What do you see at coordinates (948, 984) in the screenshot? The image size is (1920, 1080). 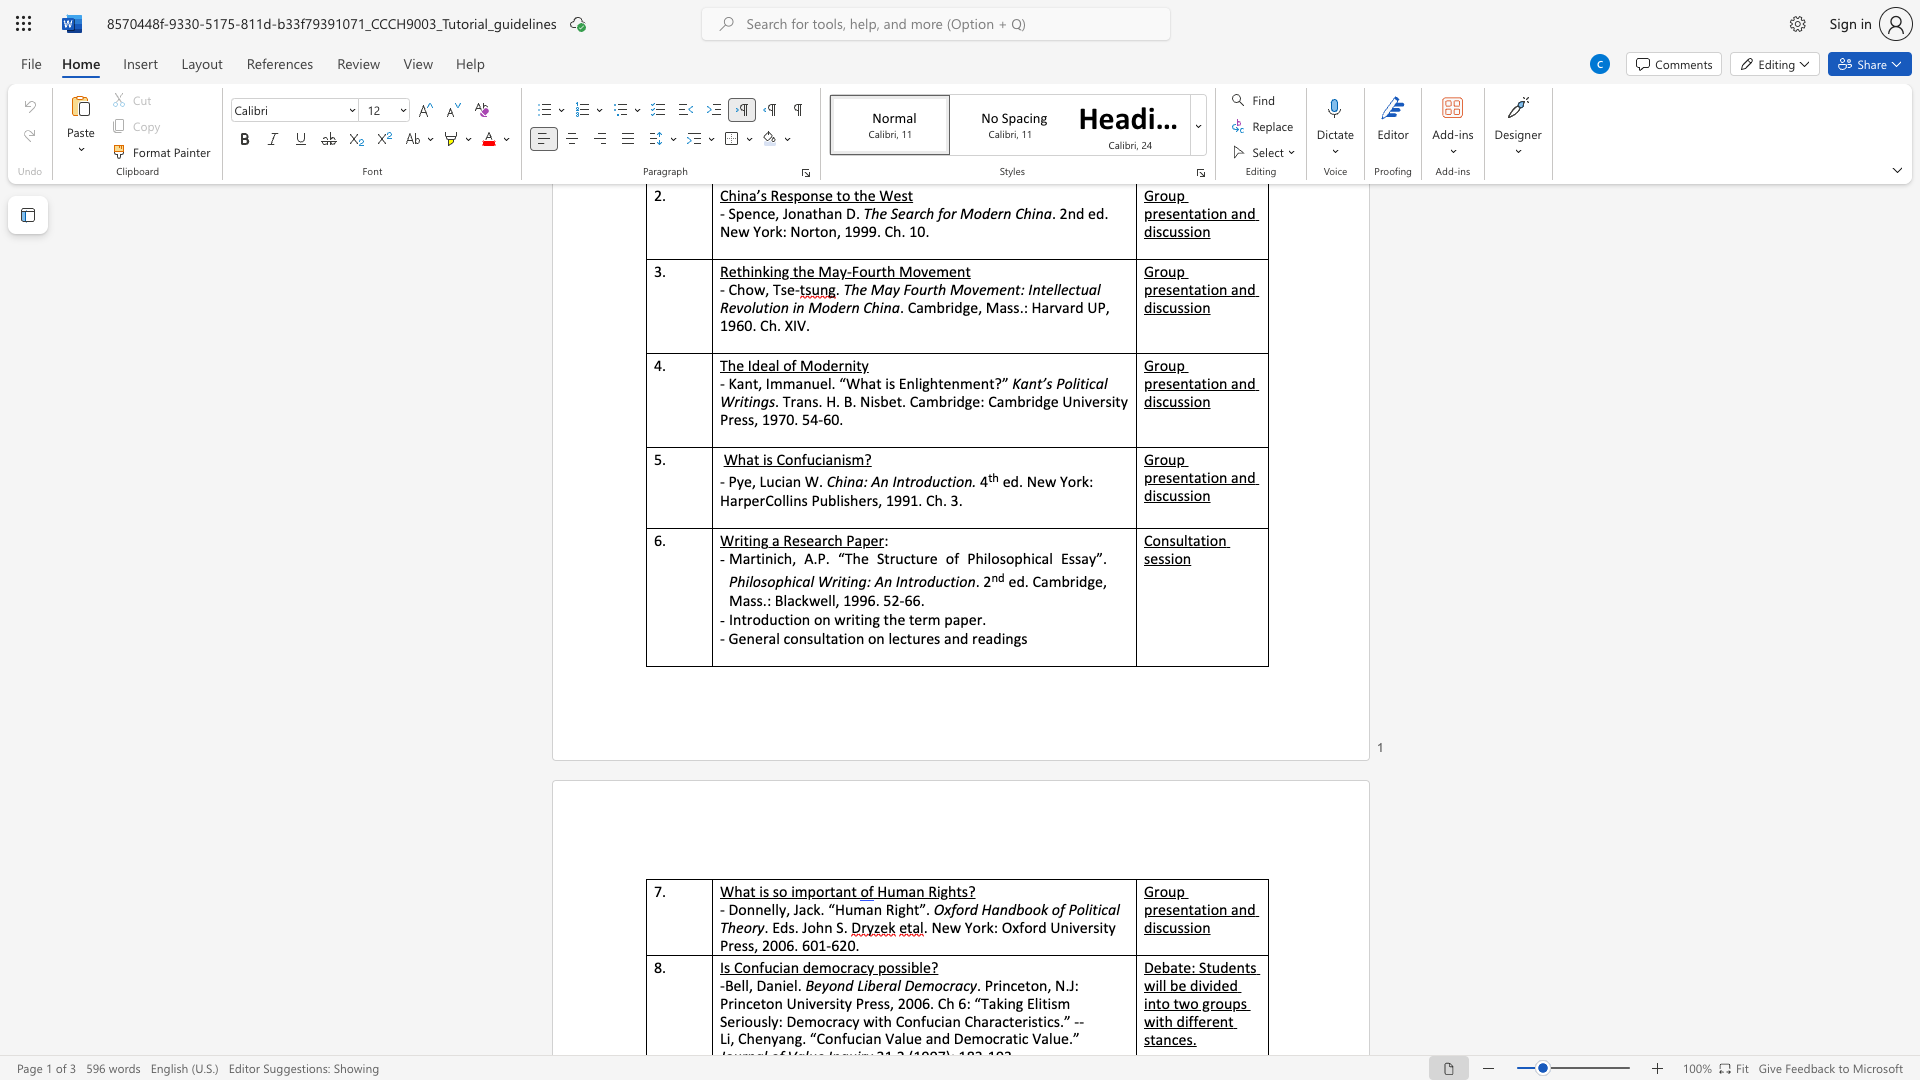 I see `the subset text "rac" within the text "Beyond Liberal Democracy"` at bounding box center [948, 984].